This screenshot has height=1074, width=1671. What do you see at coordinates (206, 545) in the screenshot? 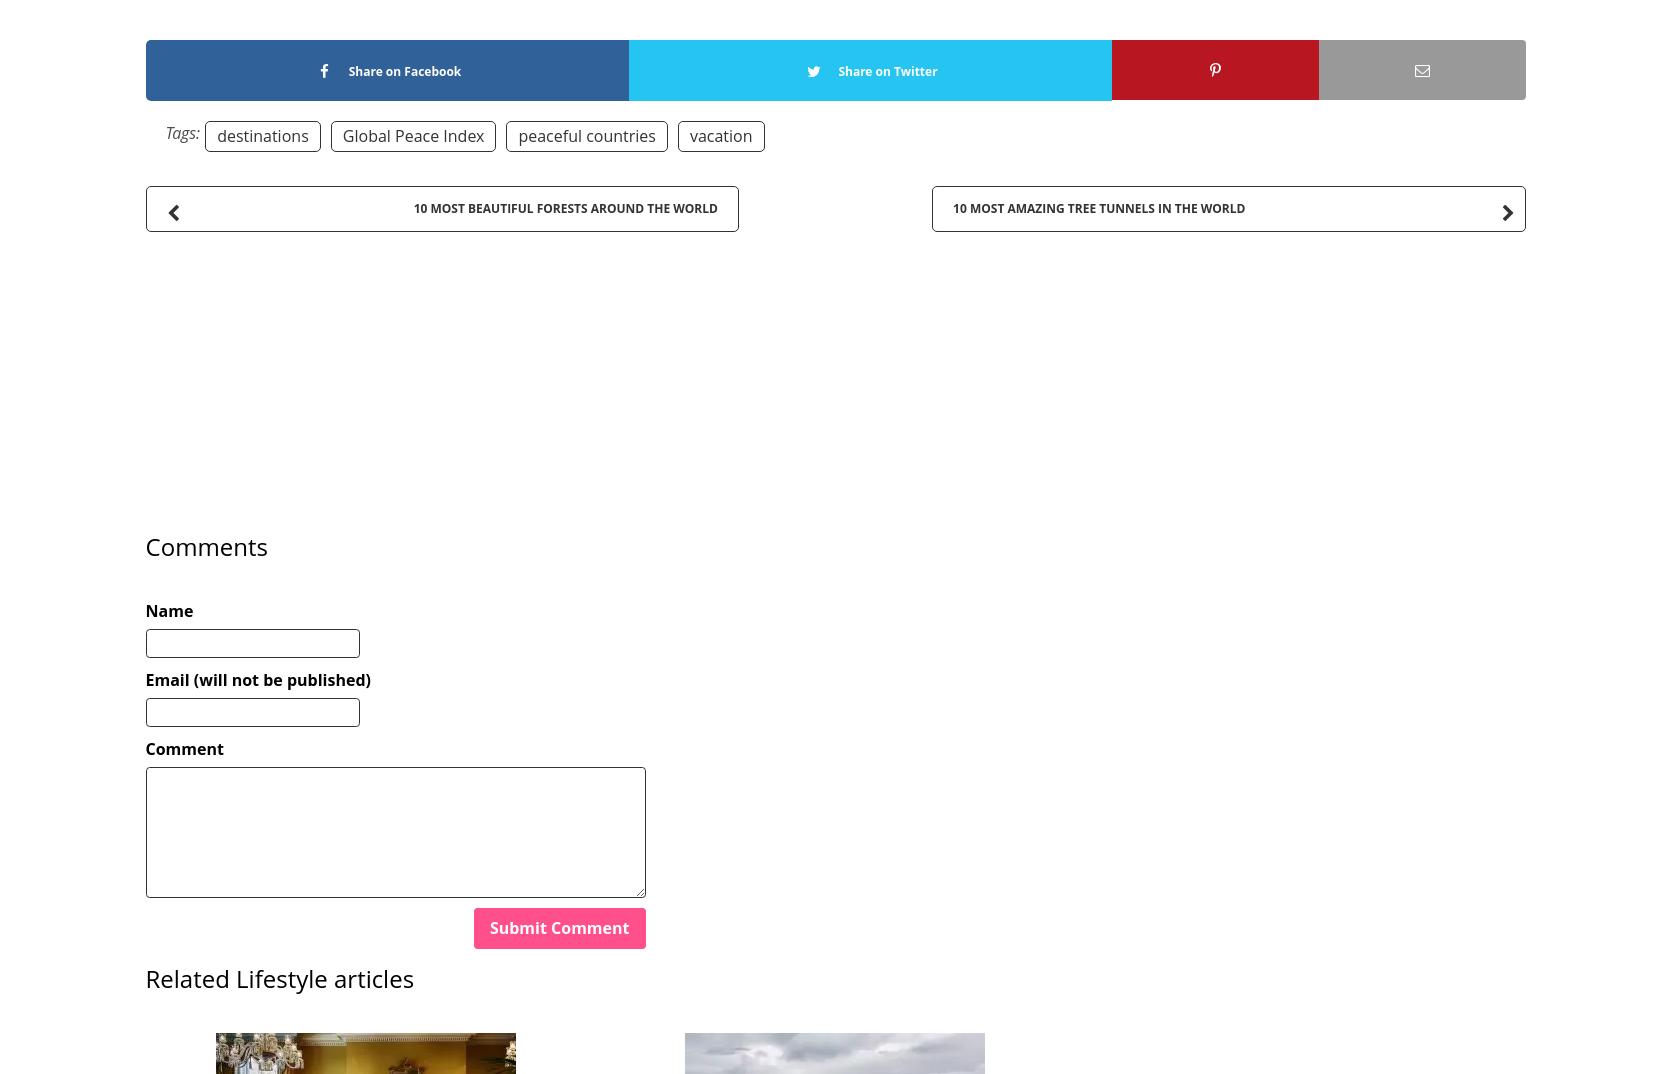
I see `'Comments'` at bounding box center [206, 545].